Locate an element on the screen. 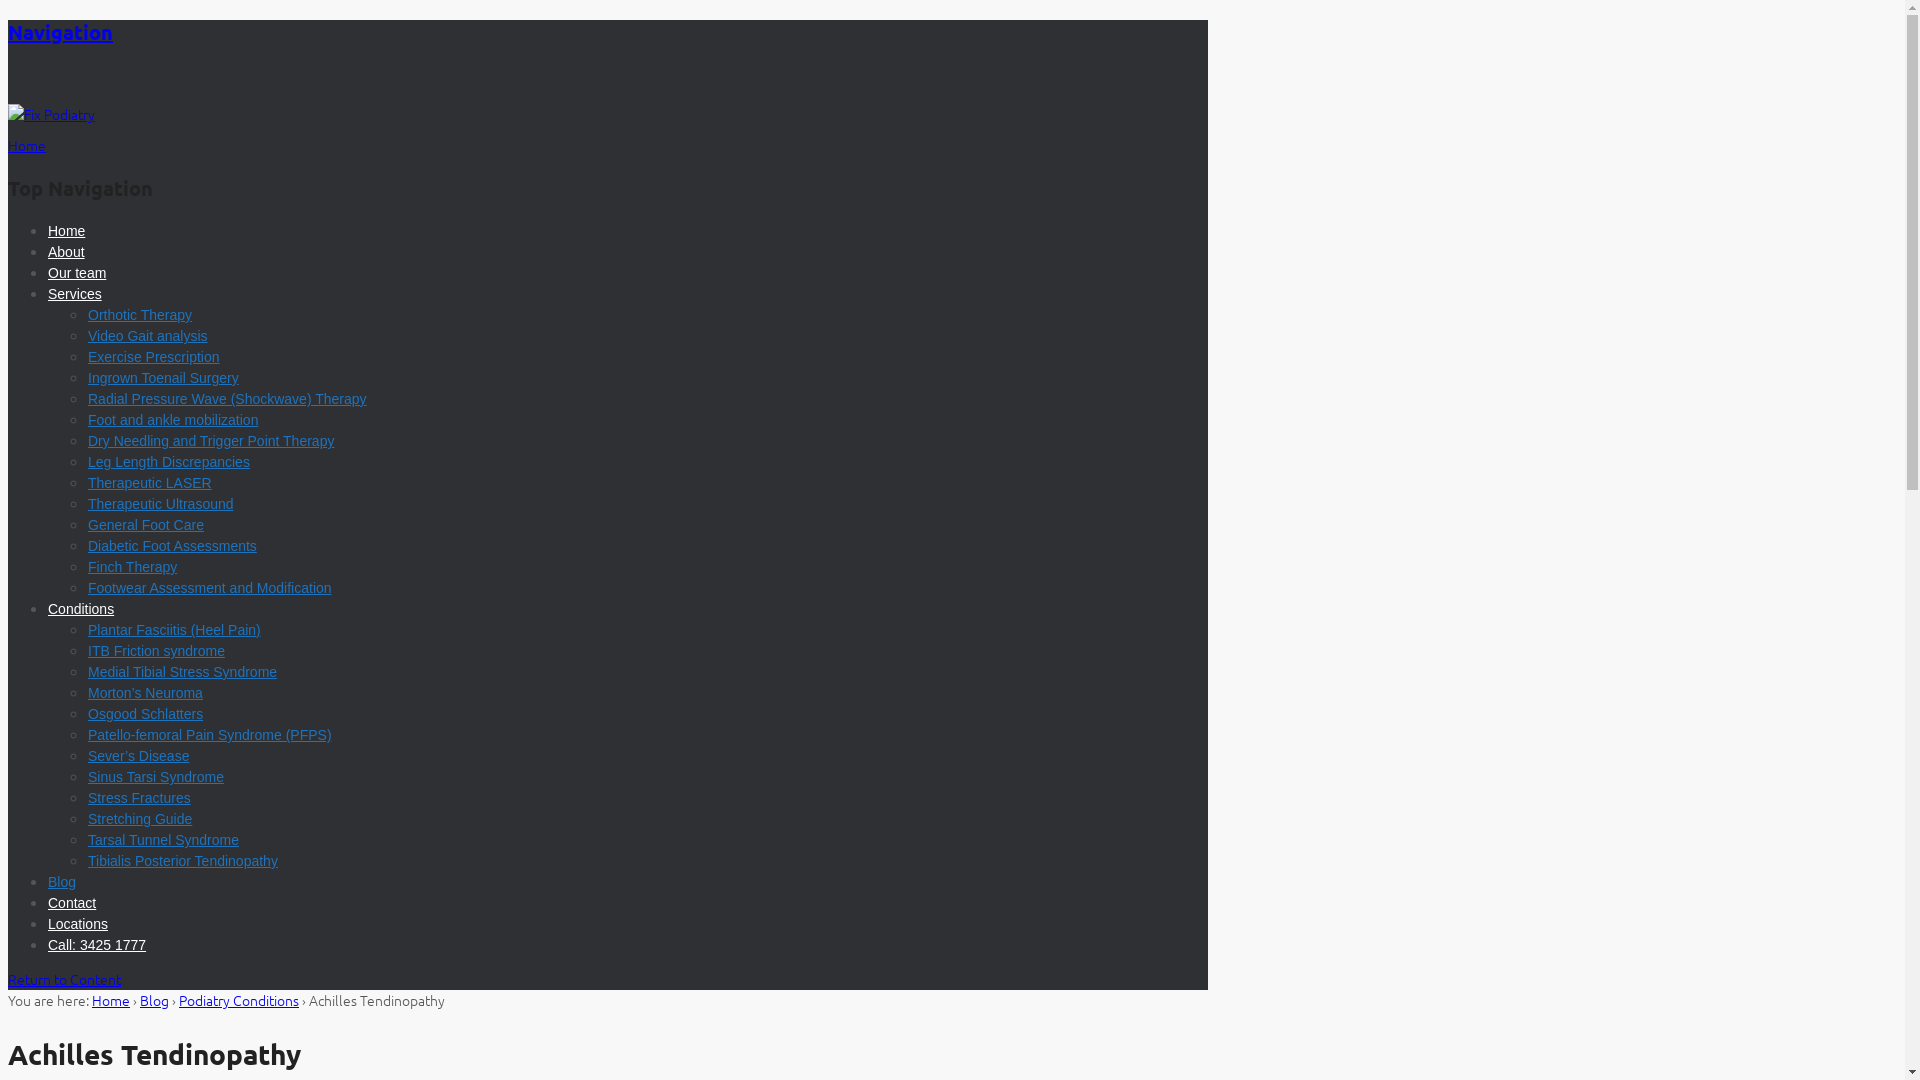 This screenshot has height=1080, width=1920. 'Patello-femoral Pain Syndrome (PFPS)' is located at coordinates (210, 735).